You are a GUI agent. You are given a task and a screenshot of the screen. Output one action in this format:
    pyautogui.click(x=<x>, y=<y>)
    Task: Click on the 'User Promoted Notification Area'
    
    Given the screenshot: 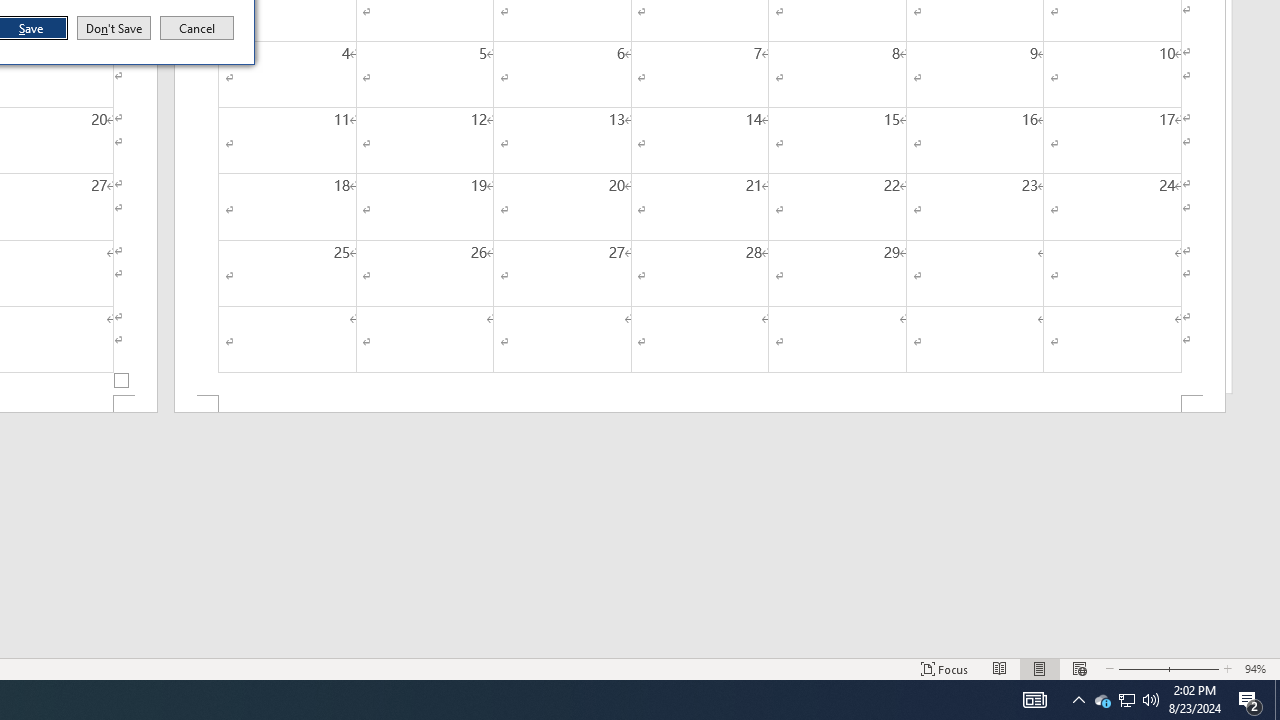 What is the action you would take?
    pyautogui.click(x=1127, y=698)
    